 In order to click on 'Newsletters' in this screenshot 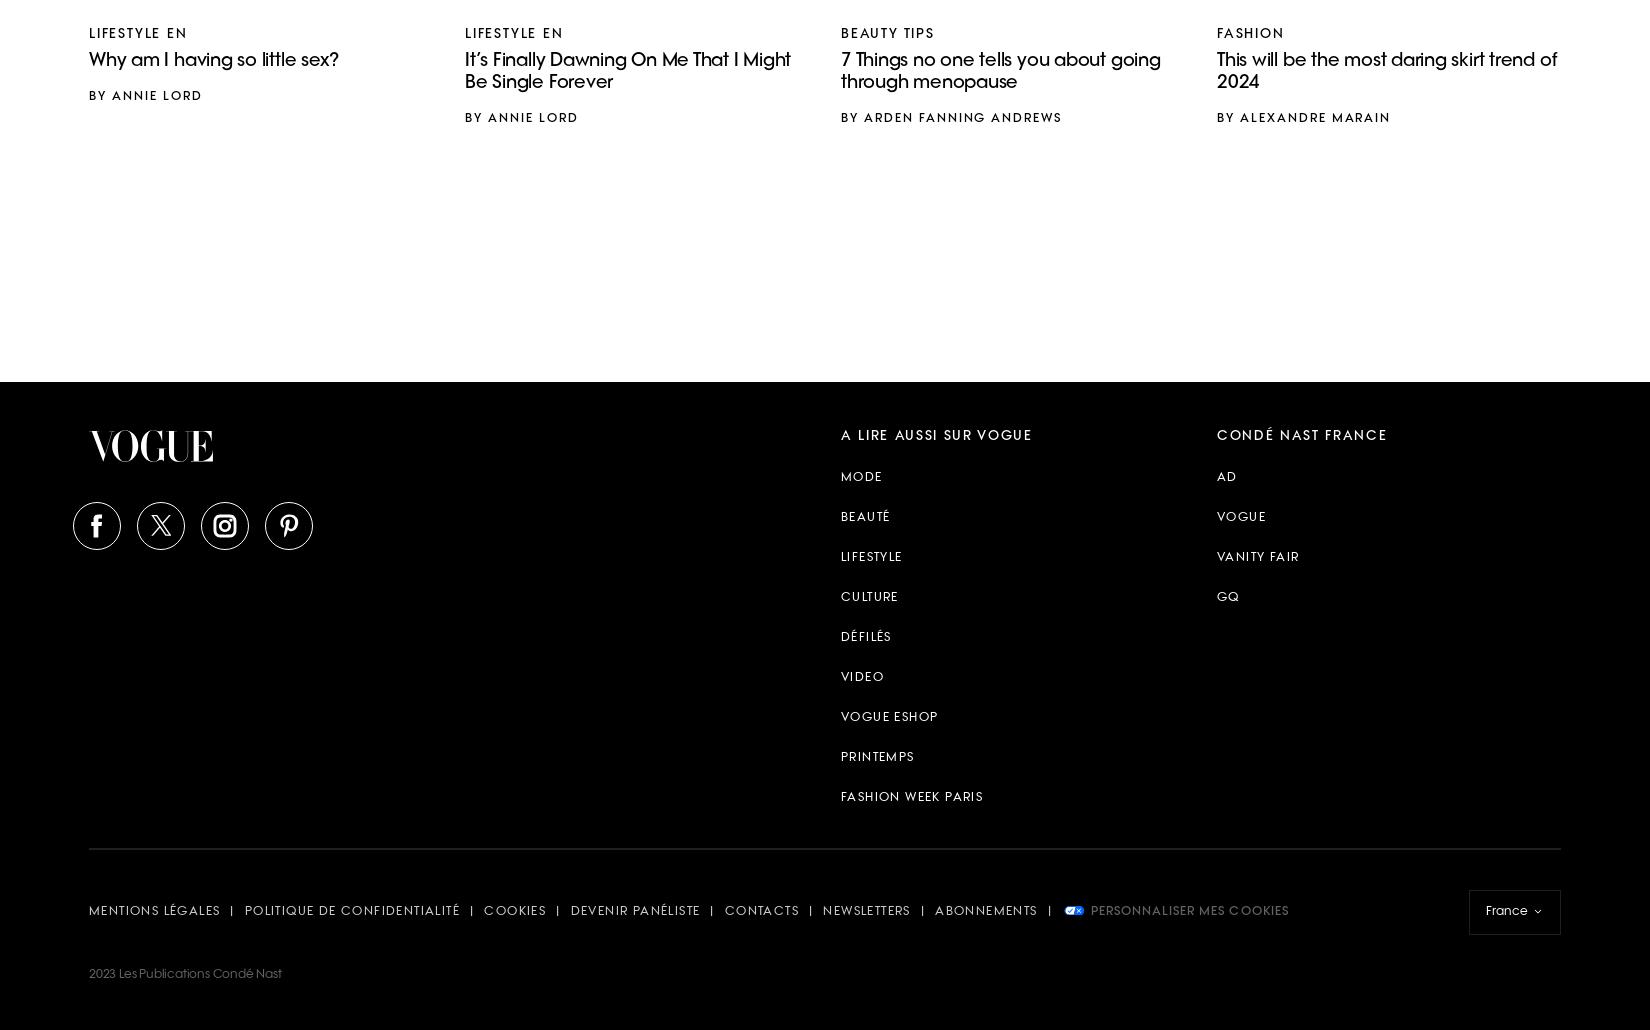, I will do `click(822, 911)`.